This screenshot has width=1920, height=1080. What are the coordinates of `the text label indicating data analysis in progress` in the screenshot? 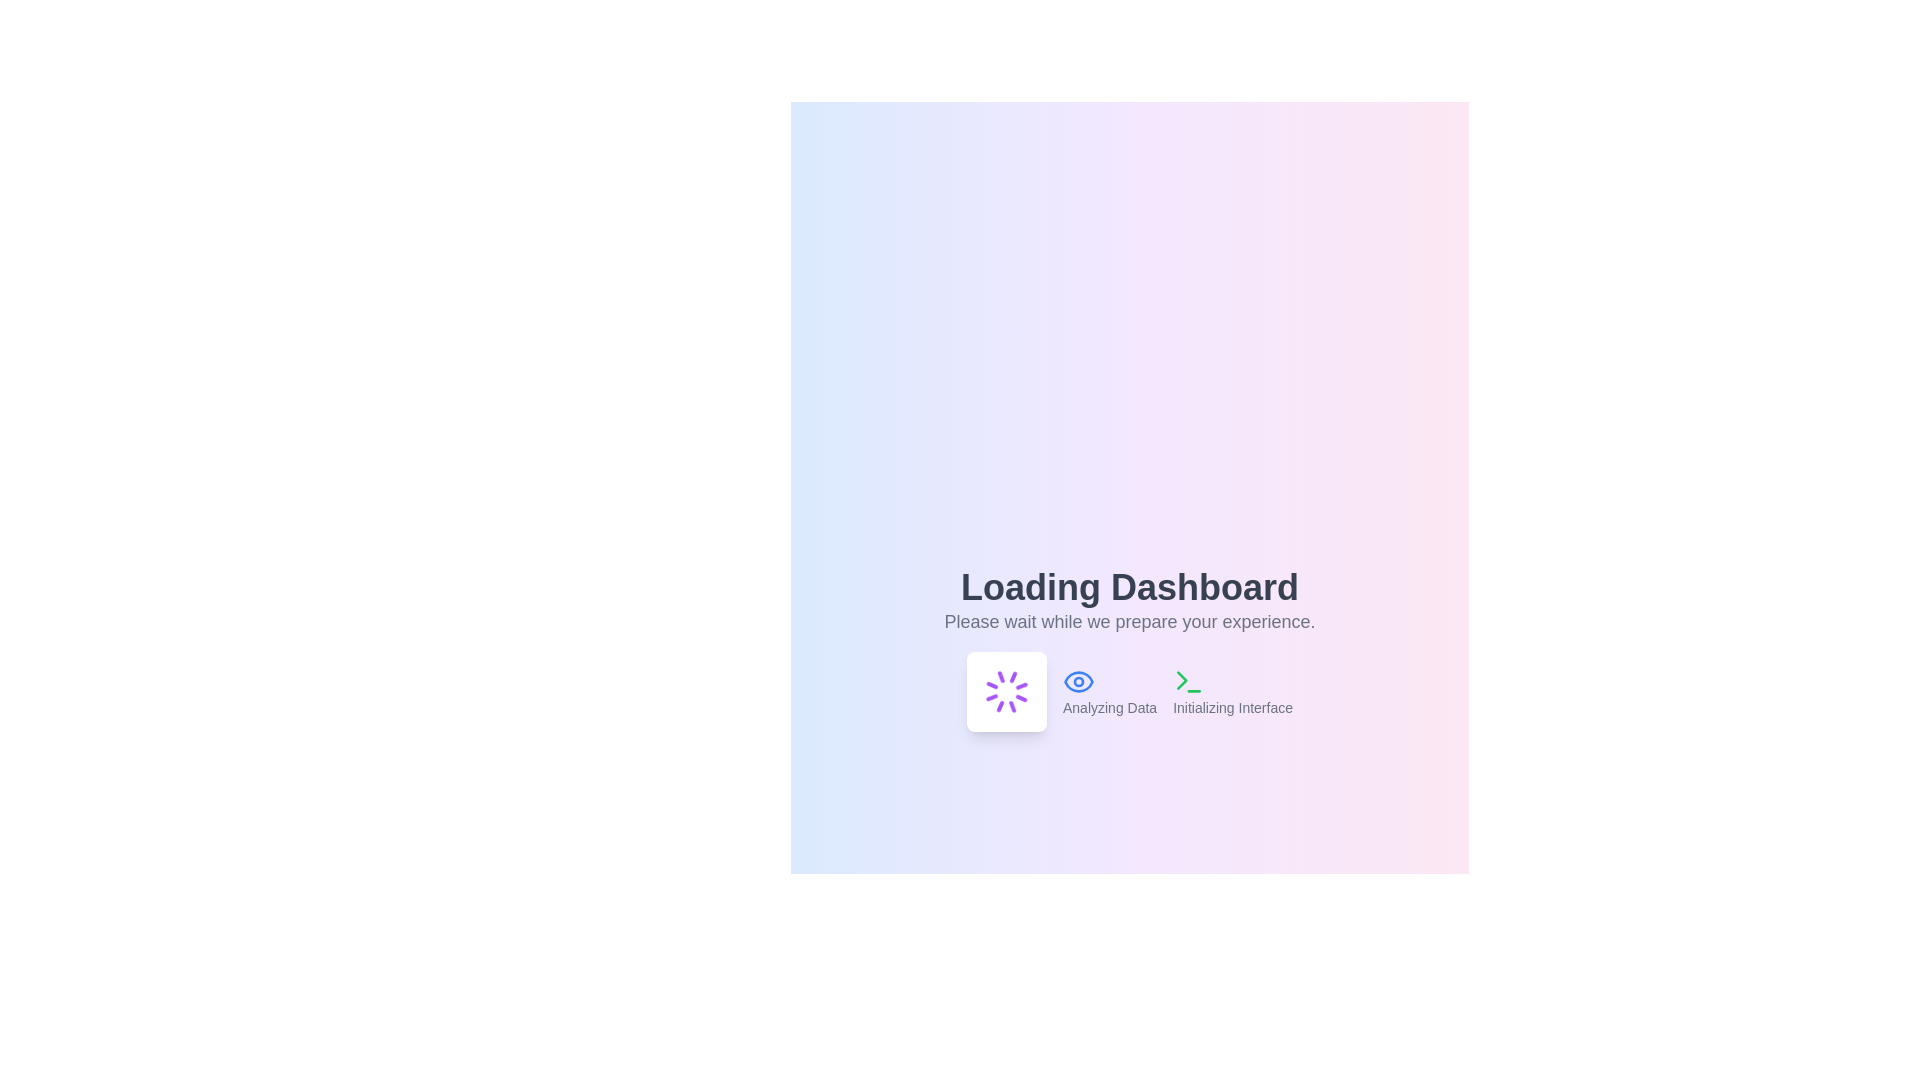 It's located at (1109, 707).